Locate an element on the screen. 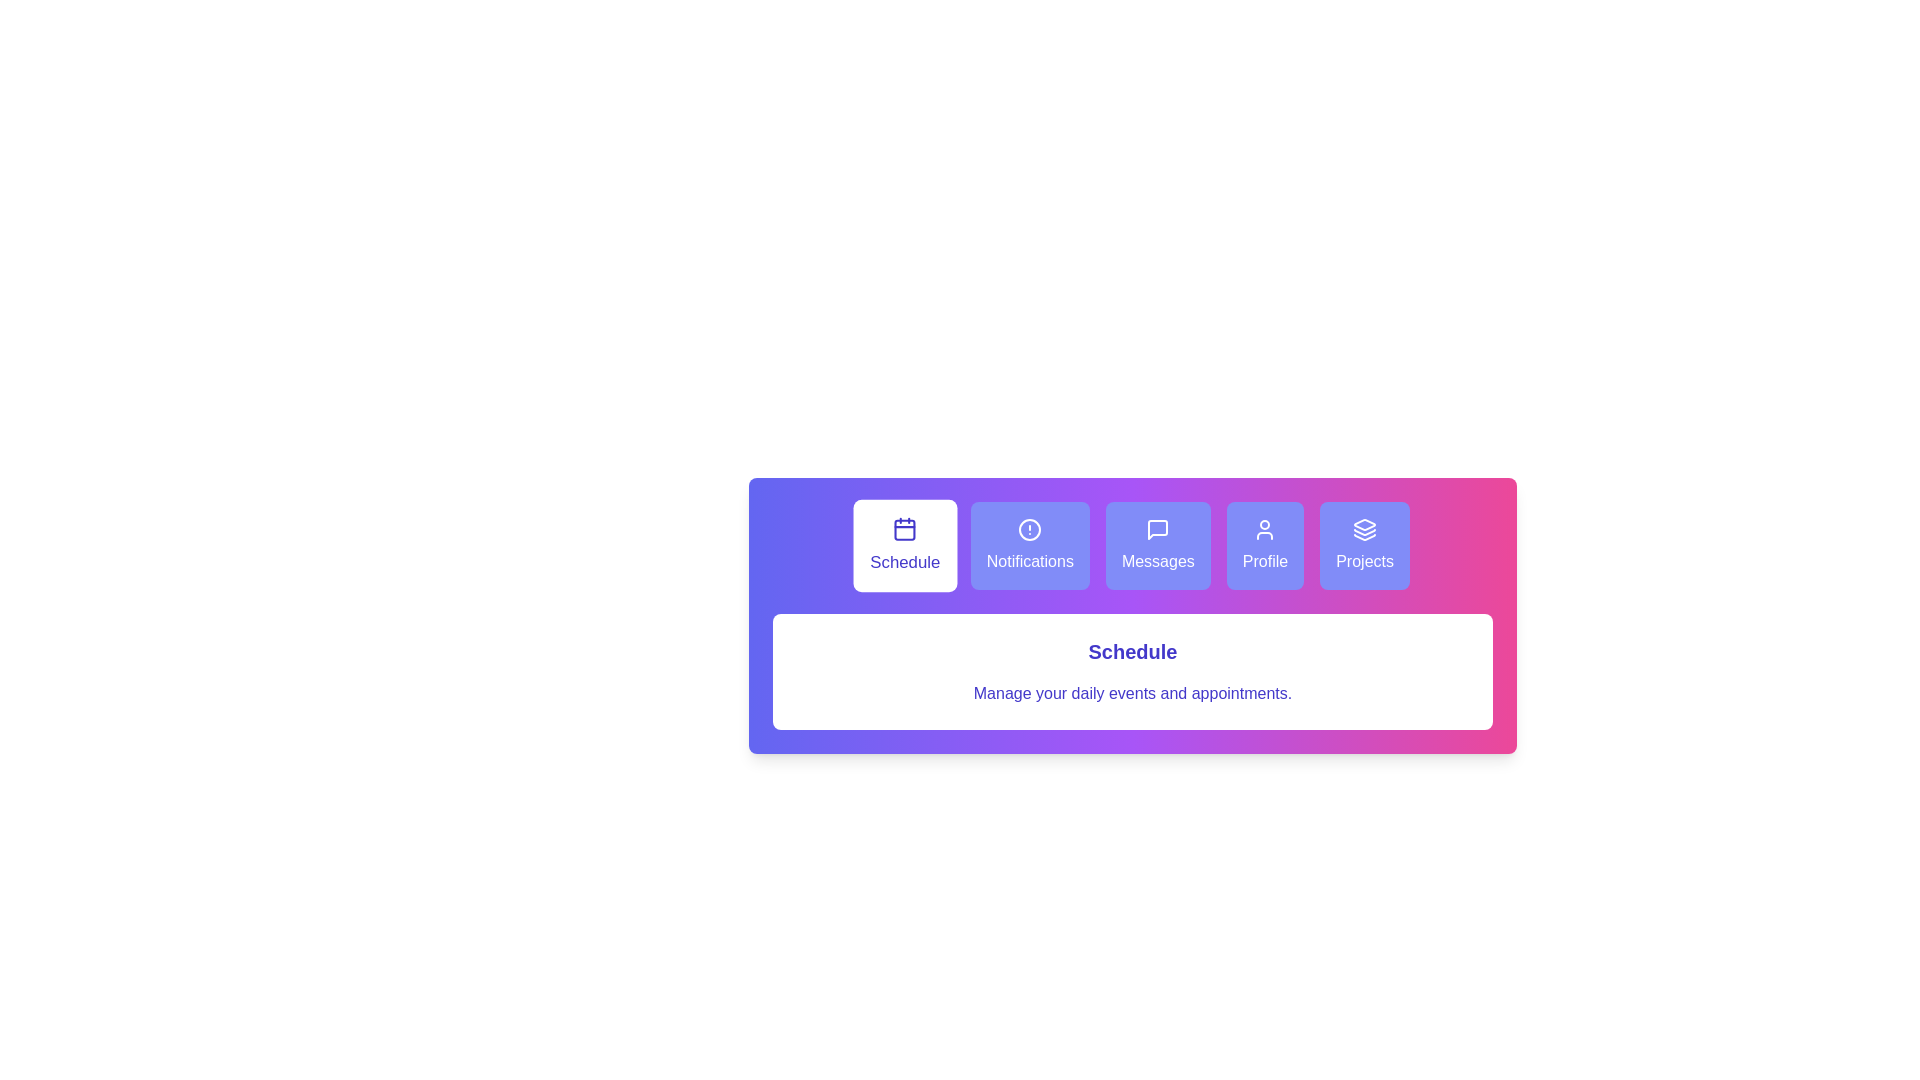 This screenshot has height=1080, width=1920. the tab labeled 'Notifications' to see its hover effect is located at coordinates (1030, 546).